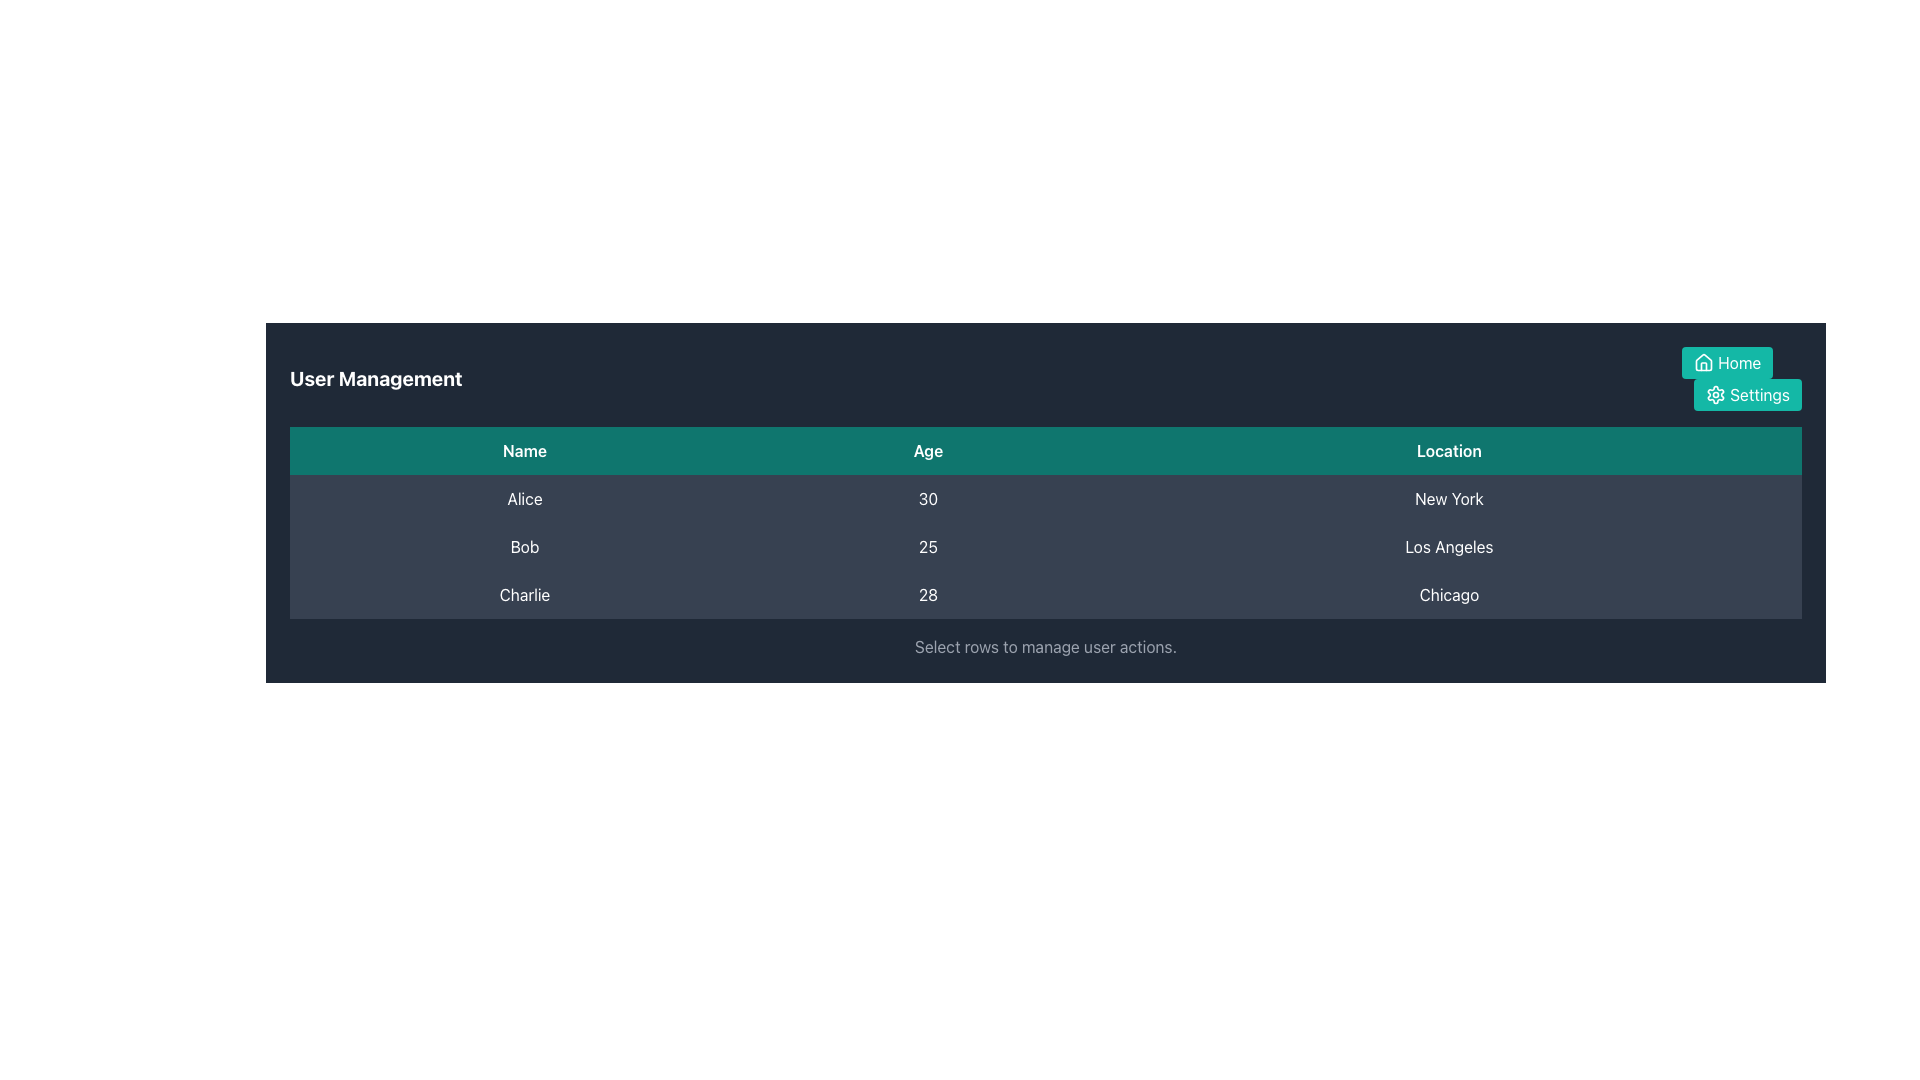  What do you see at coordinates (927, 547) in the screenshot?
I see `the text component displaying '25' in white color within the 'Age' column for the 'Bob' row, located at the center of its cell` at bounding box center [927, 547].